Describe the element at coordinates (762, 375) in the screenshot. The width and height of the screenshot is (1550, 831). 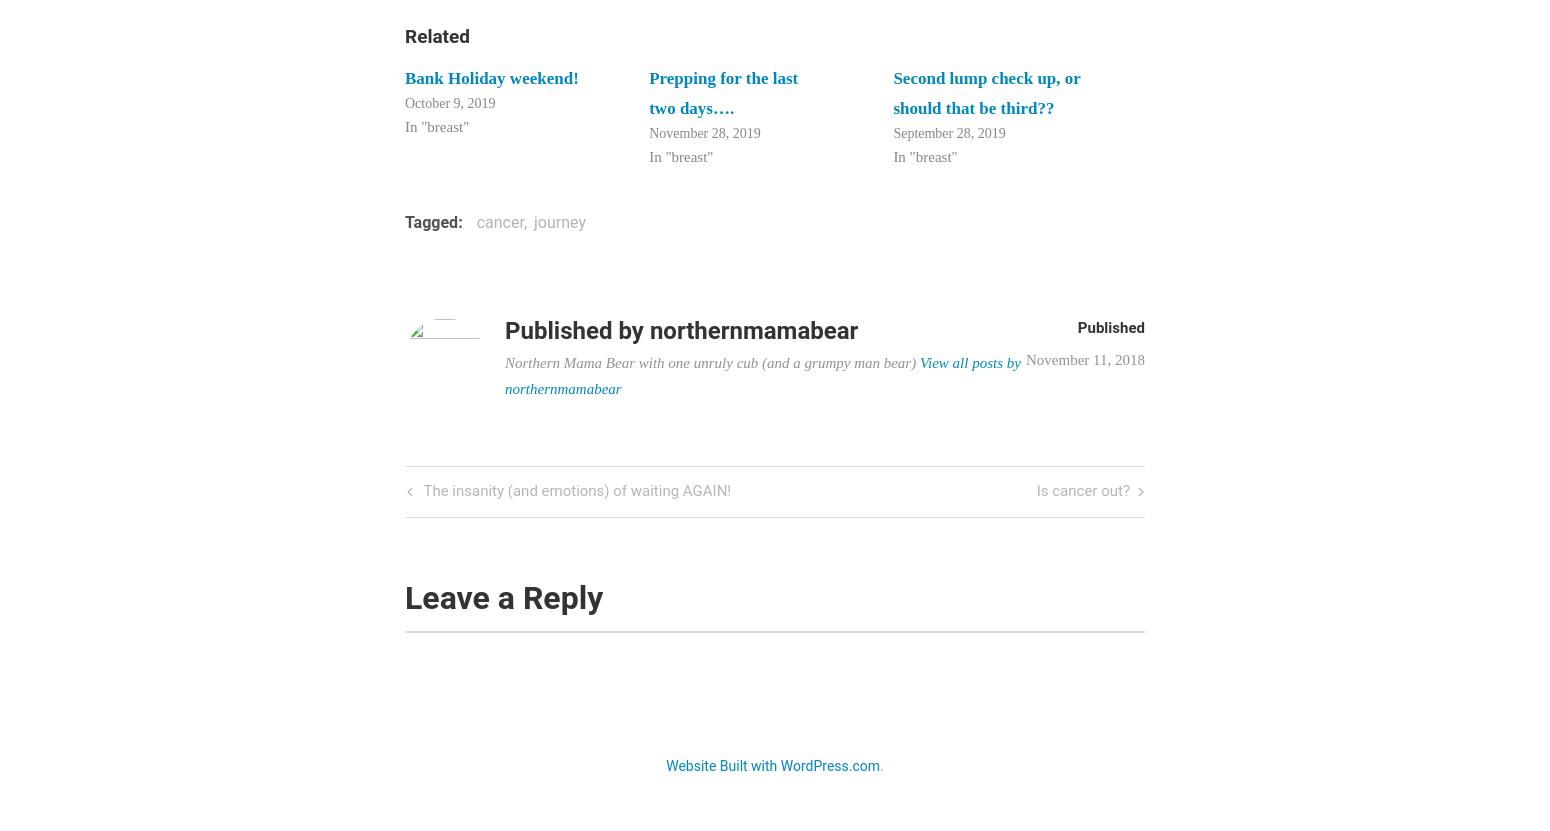
I see `'View all posts by northernmamabear'` at that location.